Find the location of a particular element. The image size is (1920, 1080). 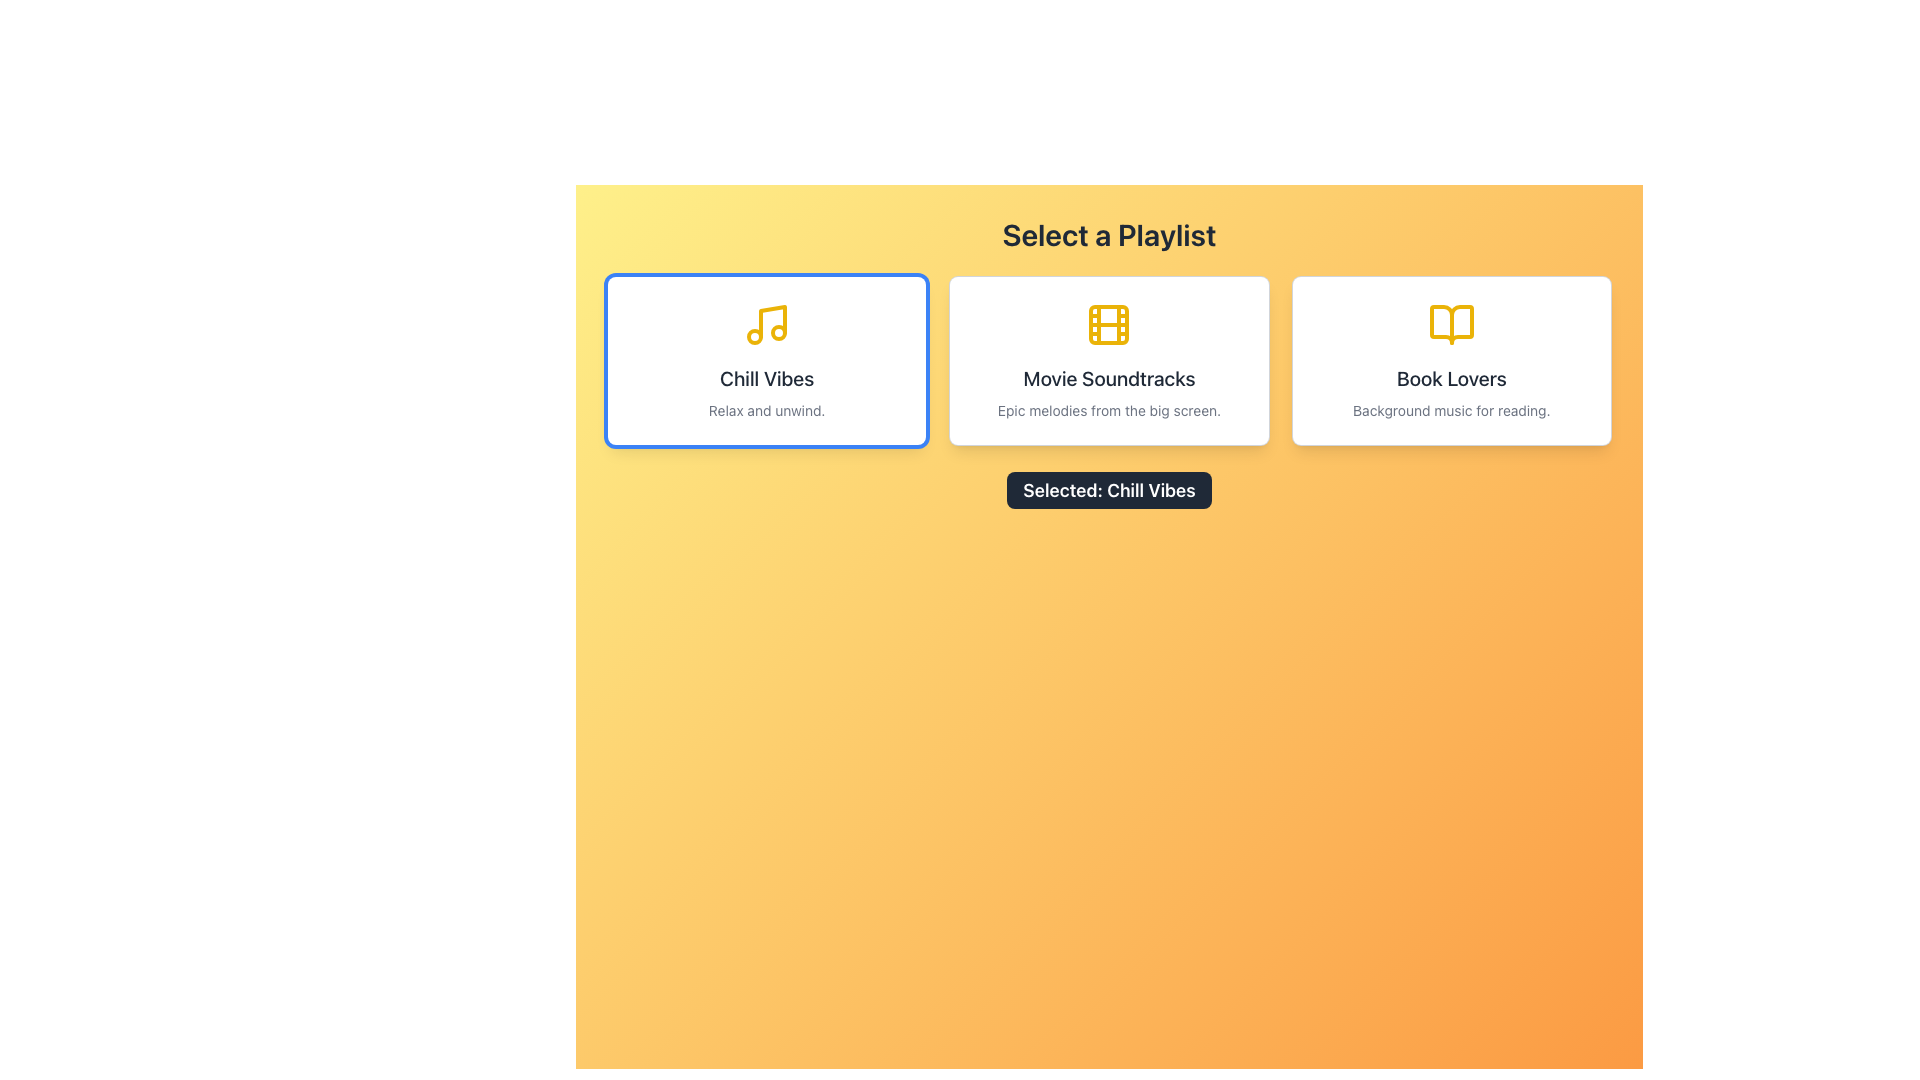

the 'Chill Vibes' text label is located at coordinates (766, 378).